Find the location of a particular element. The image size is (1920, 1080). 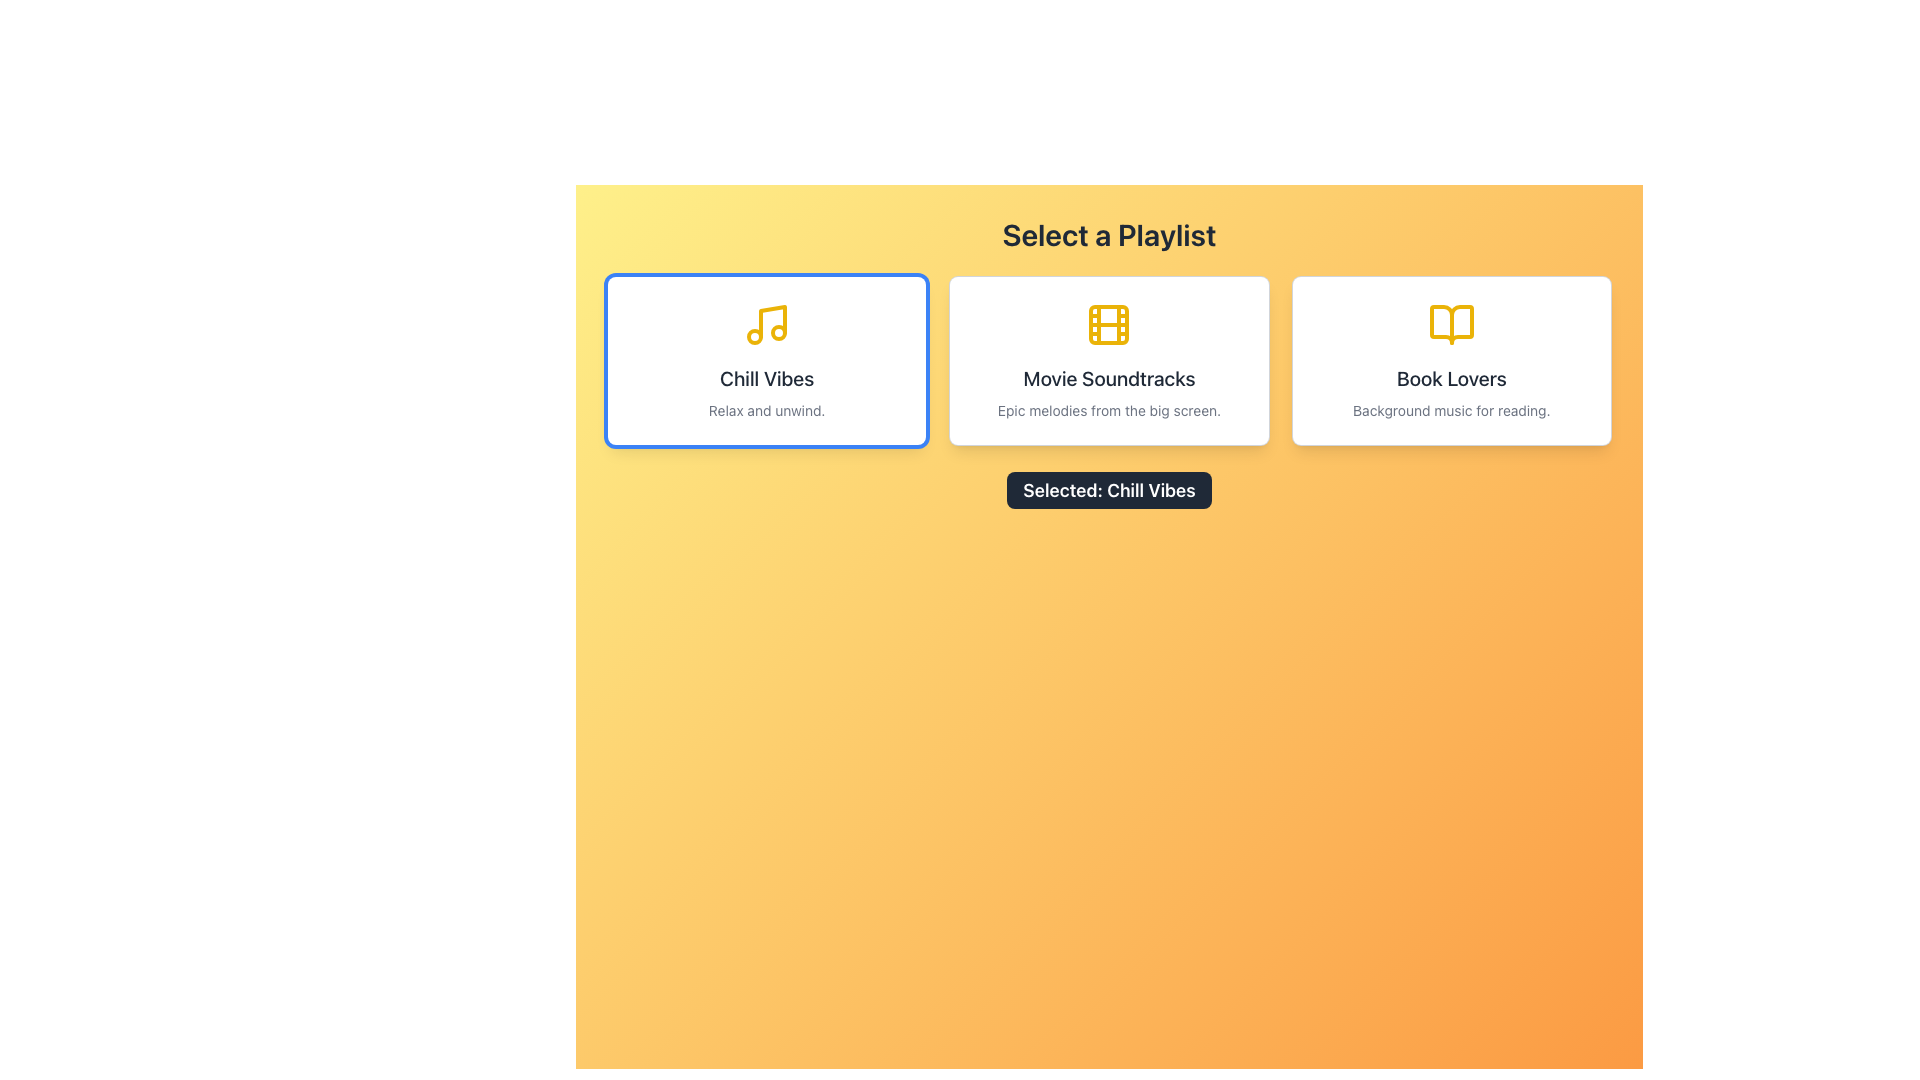

the 'Chill Vibes' text label is located at coordinates (766, 378).